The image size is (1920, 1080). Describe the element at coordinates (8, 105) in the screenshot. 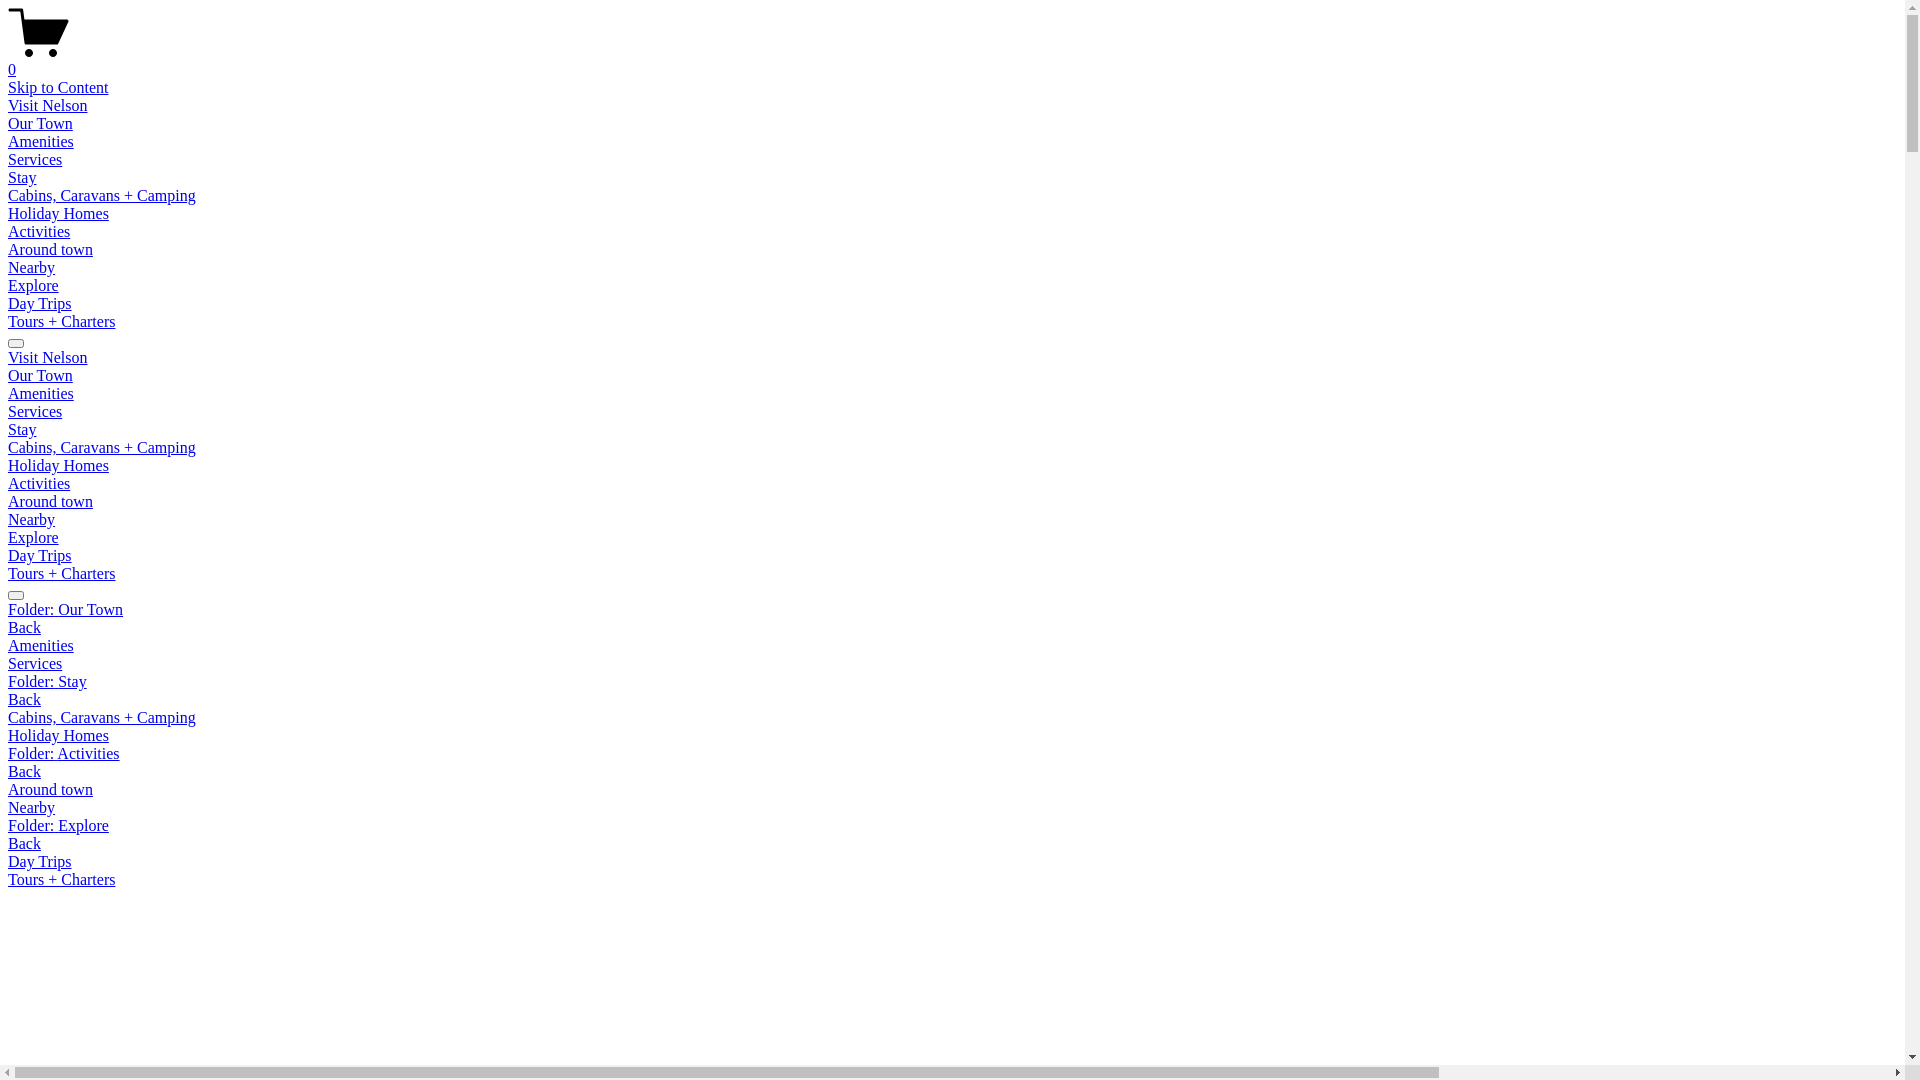

I see `'Visit Nelson'` at that location.